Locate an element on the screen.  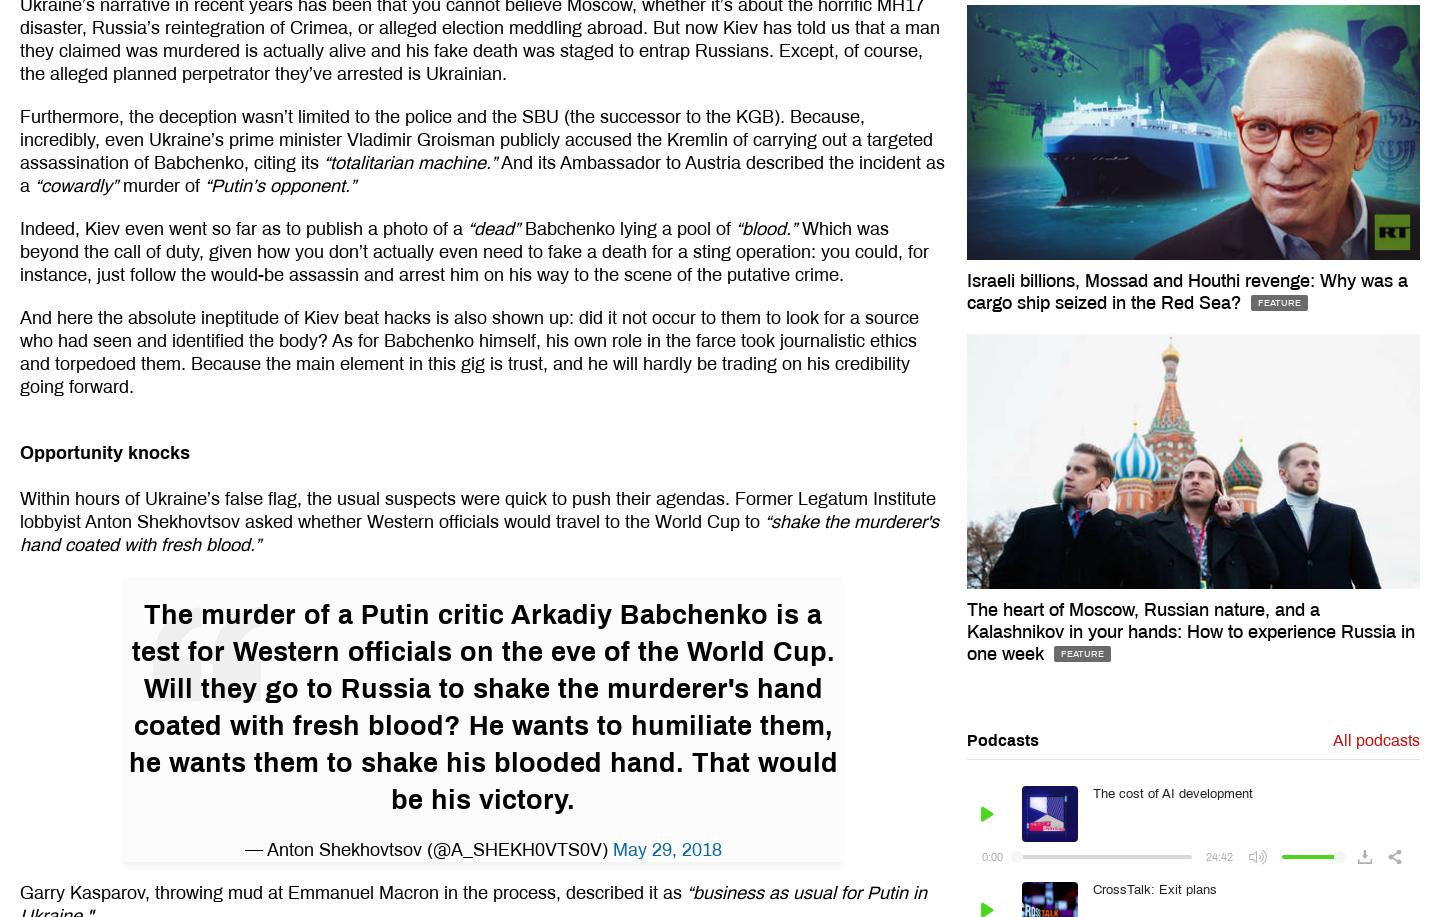
'“dead”' is located at coordinates (490, 226).